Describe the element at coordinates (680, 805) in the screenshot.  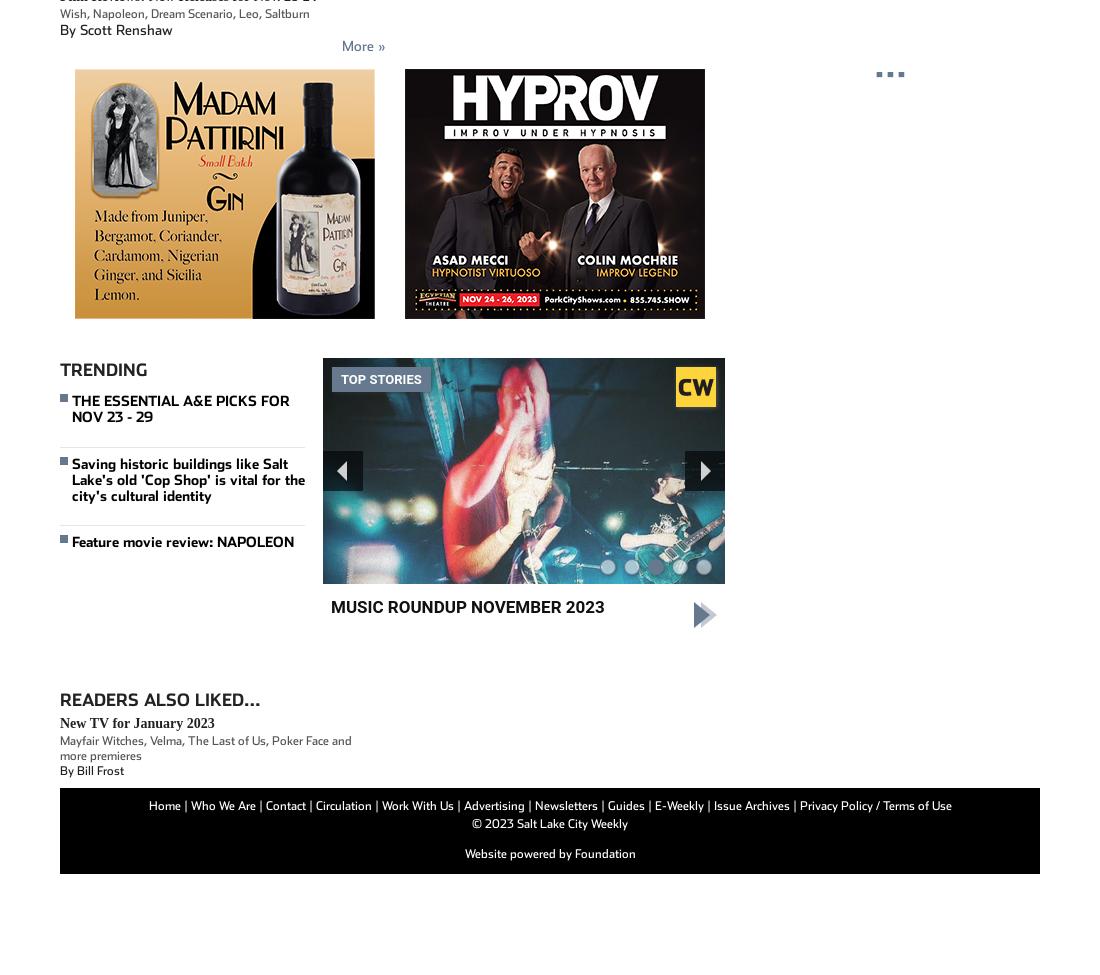
I see `'E-Weekly'` at that location.